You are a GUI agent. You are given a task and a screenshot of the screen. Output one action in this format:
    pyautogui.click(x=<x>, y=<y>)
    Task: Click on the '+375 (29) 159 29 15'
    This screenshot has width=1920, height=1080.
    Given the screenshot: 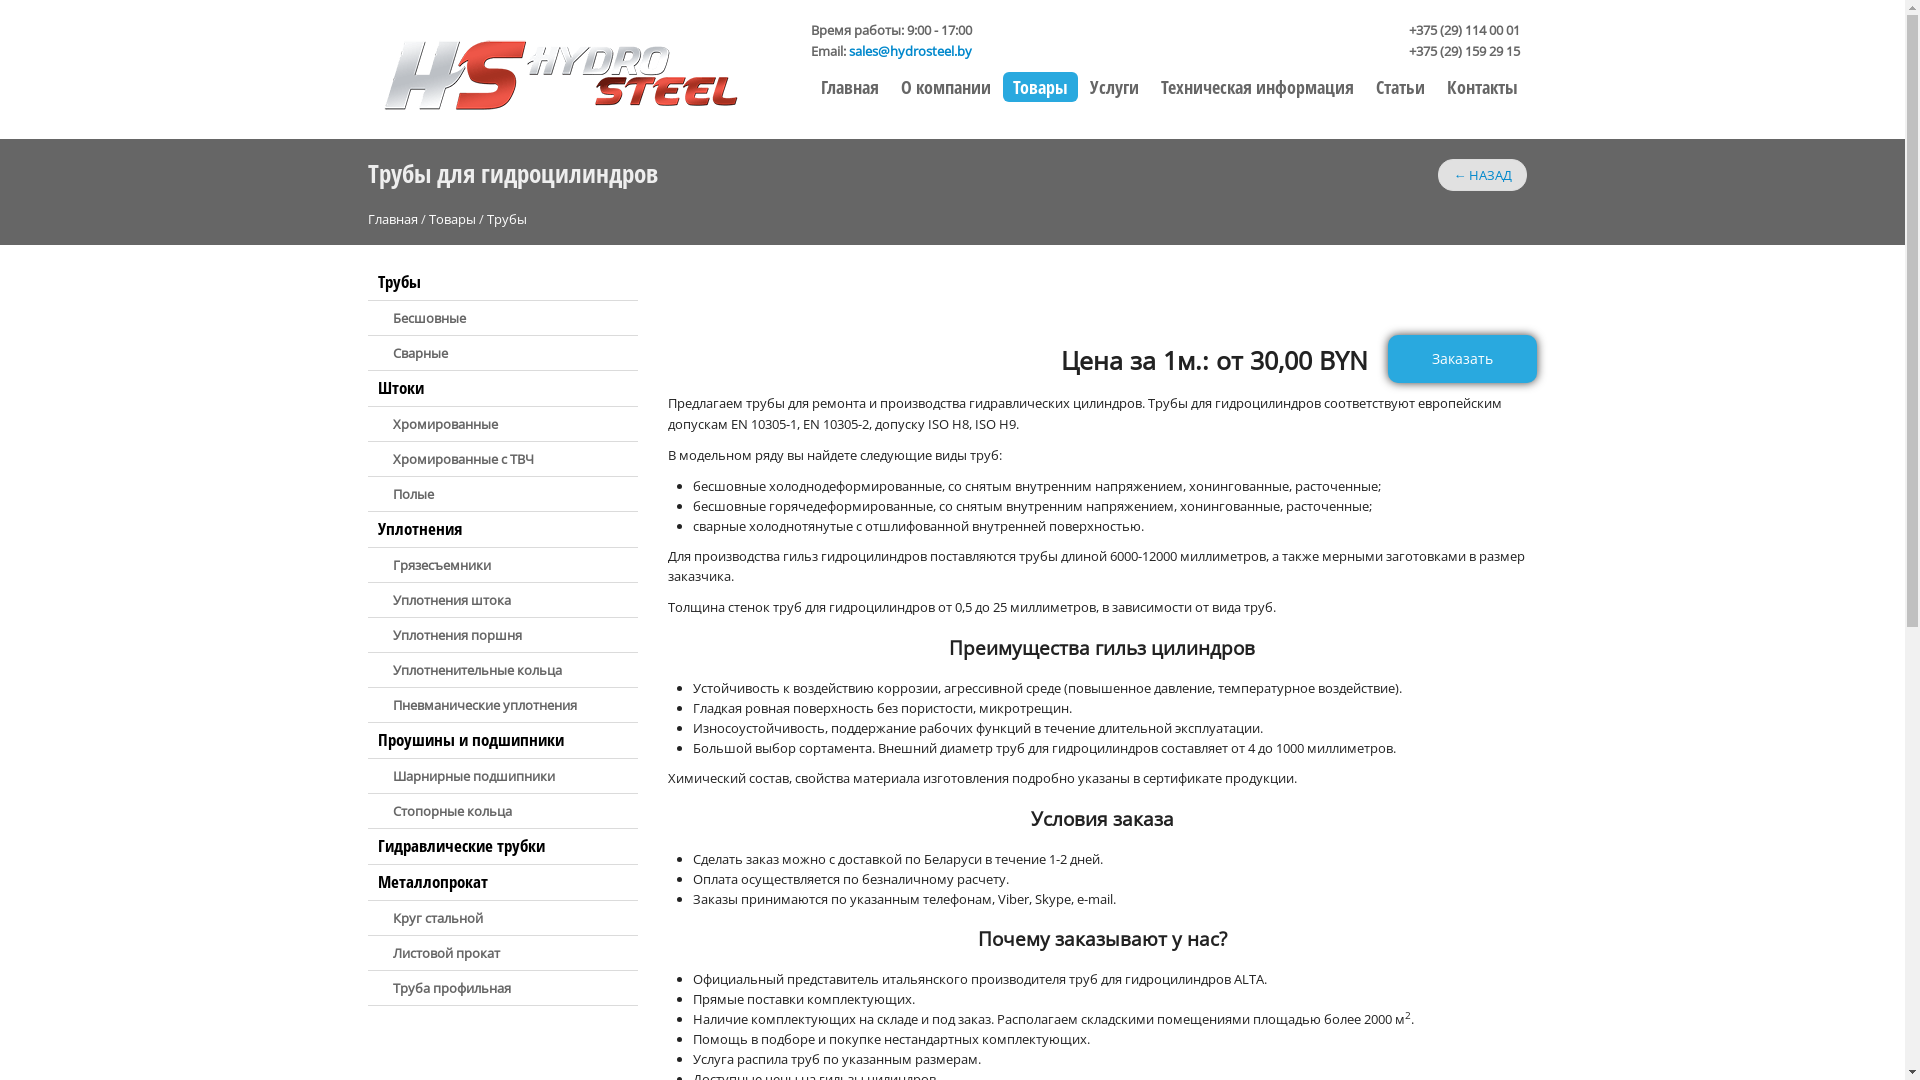 What is the action you would take?
    pyautogui.click(x=1463, y=49)
    